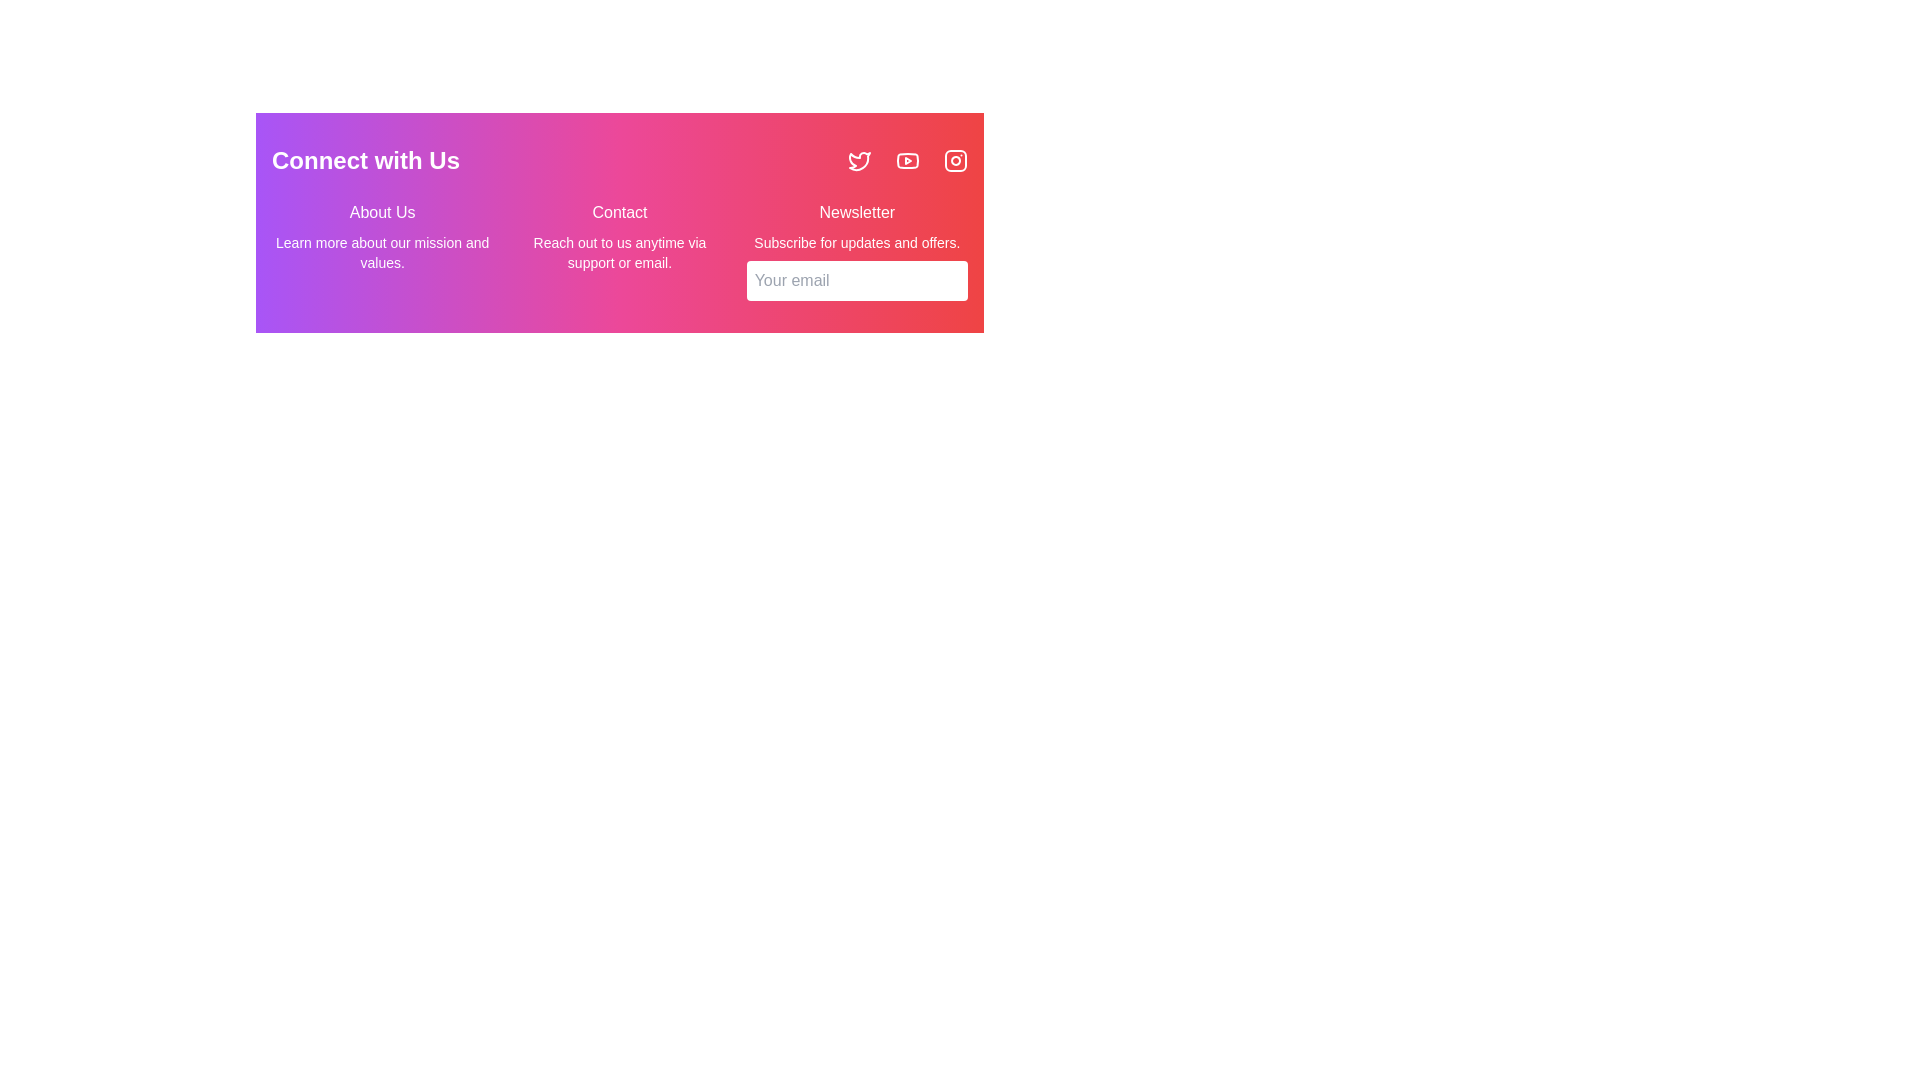  Describe the element at coordinates (618, 212) in the screenshot. I see `the section title indicating contact-related information, located above the explanatory text 'Reach out to us anytime via support or email.'` at that location.